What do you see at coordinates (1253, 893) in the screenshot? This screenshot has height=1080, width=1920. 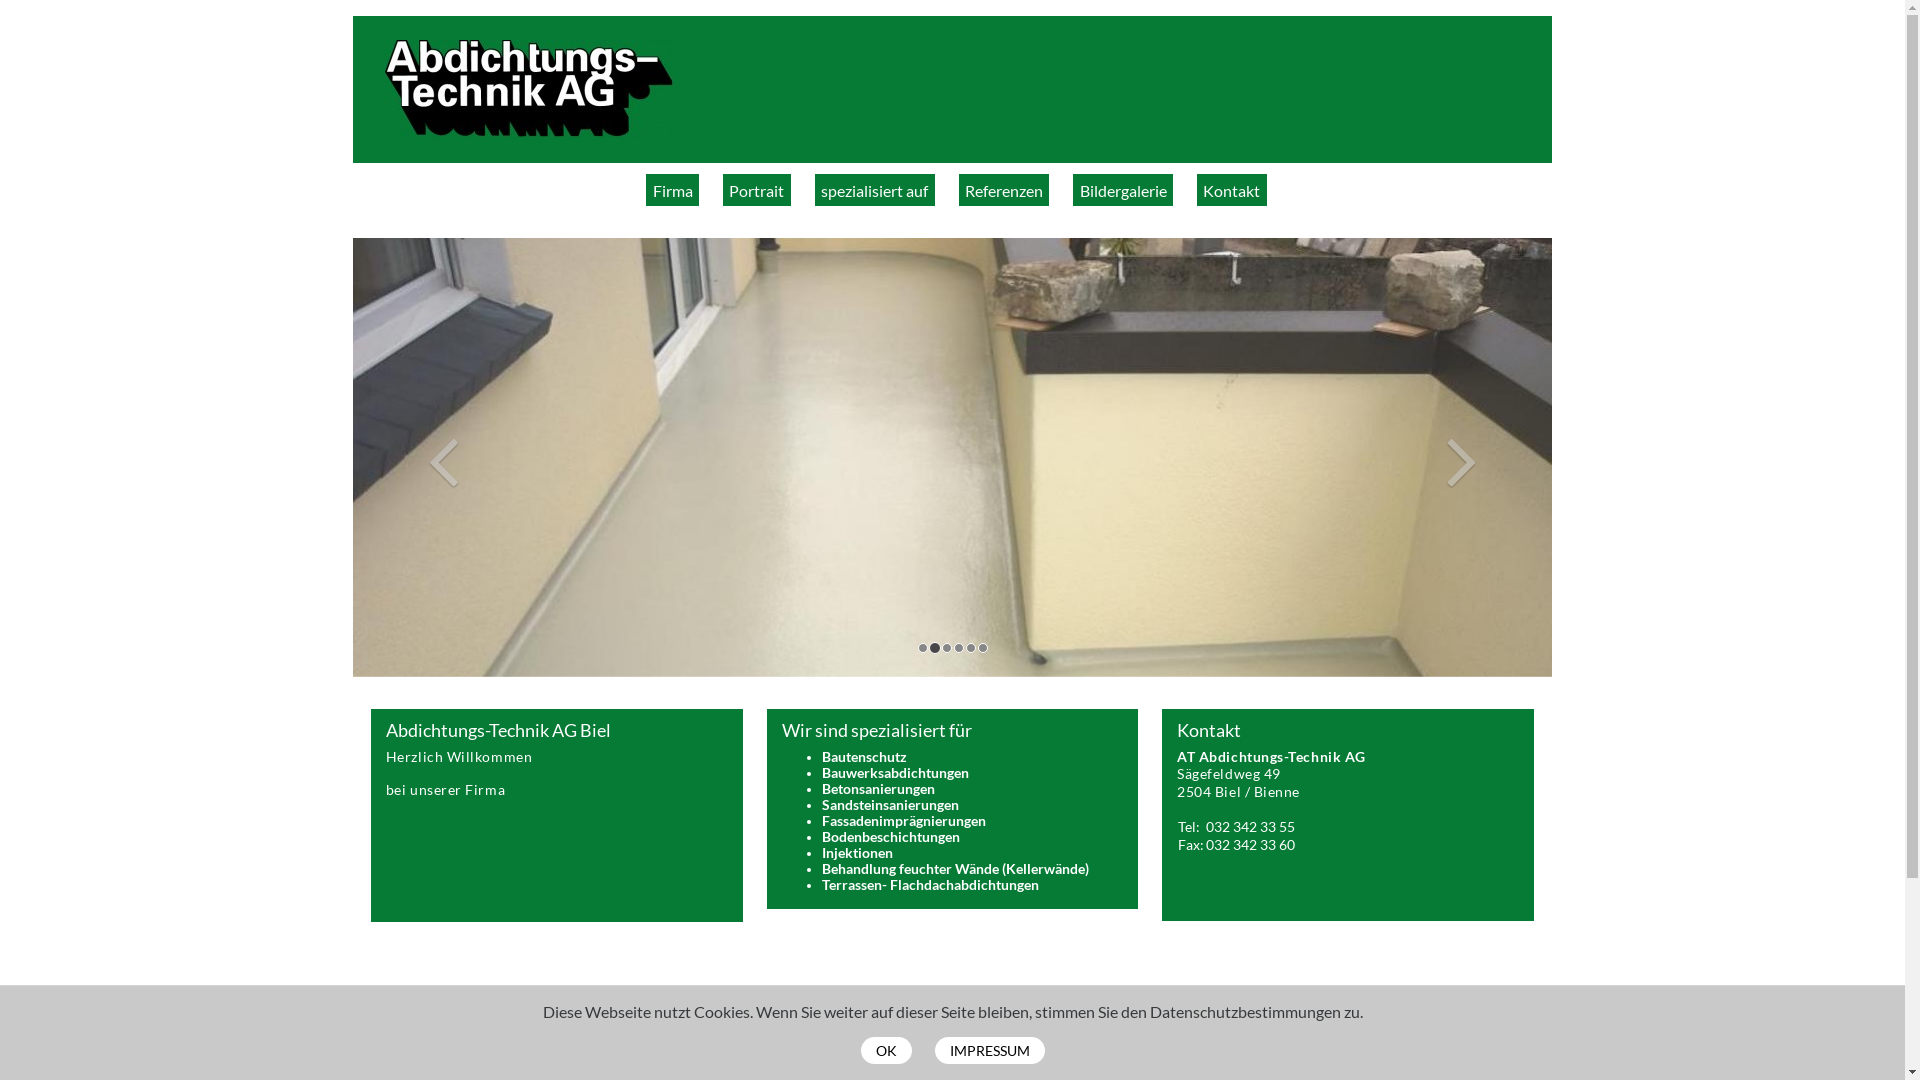 I see `'abdichtung@sunrise.ch'` at bounding box center [1253, 893].